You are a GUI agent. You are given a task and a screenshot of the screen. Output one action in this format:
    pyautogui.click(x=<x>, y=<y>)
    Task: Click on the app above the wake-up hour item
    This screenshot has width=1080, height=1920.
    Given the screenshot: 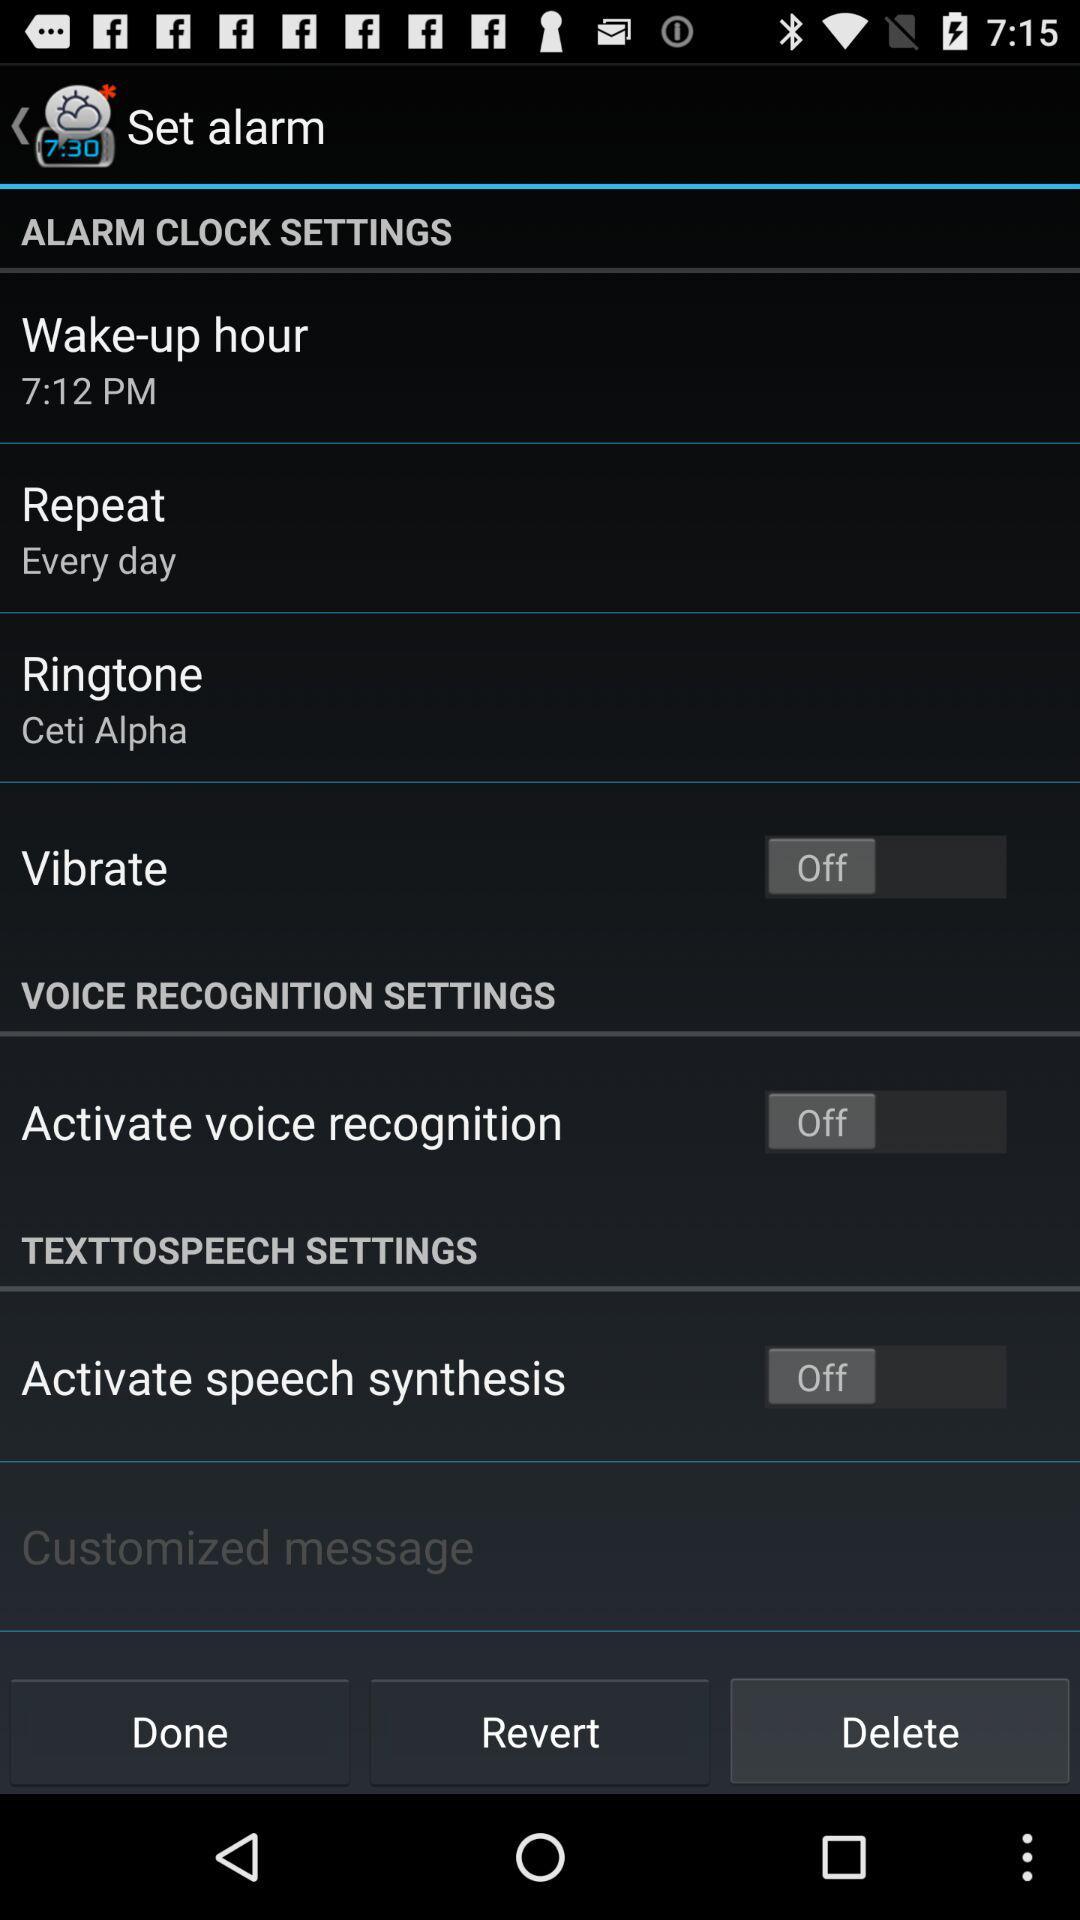 What is the action you would take?
    pyautogui.click(x=540, y=230)
    